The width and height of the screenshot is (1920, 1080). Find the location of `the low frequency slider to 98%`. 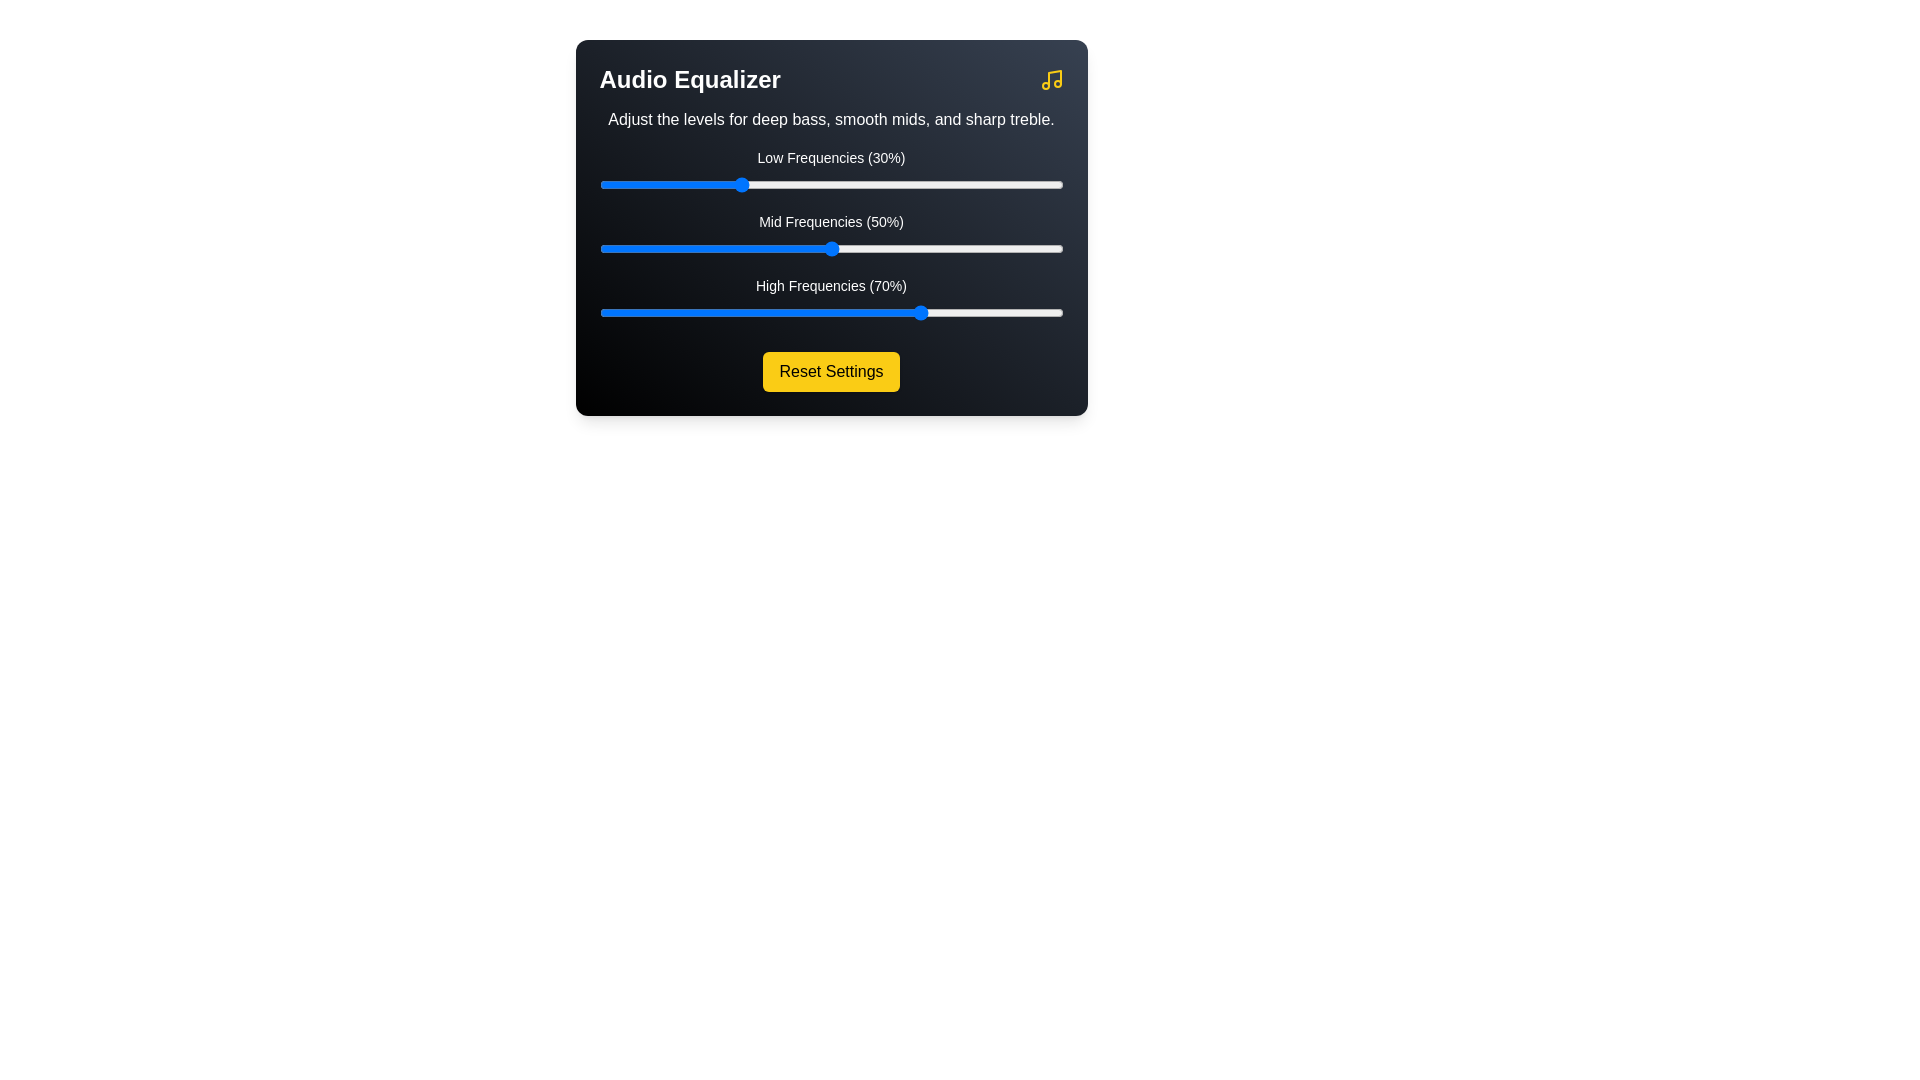

the low frequency slider to 98% is located at coordinates (1053, 185).